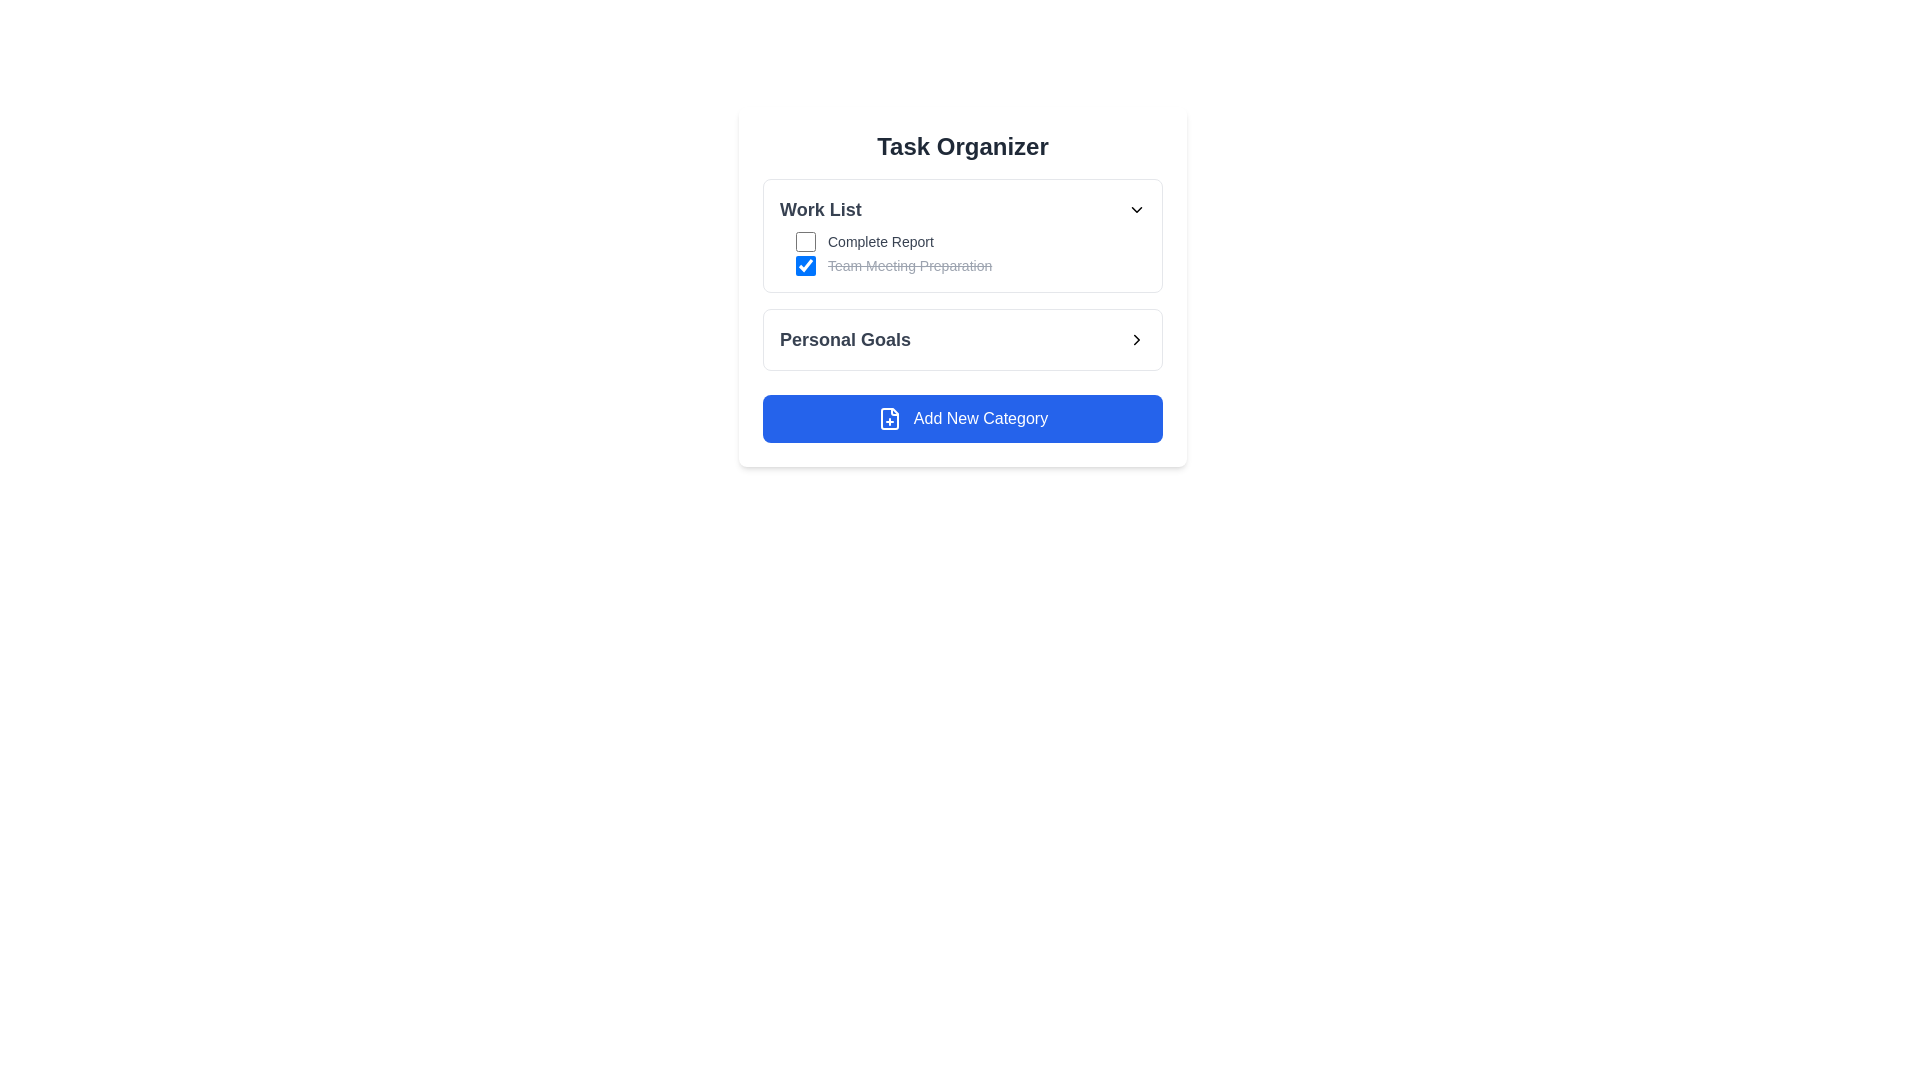 This screenshot has height=1080, width=1920. I want to click on the first task item in the 'Work List' section, so click(963, 253).